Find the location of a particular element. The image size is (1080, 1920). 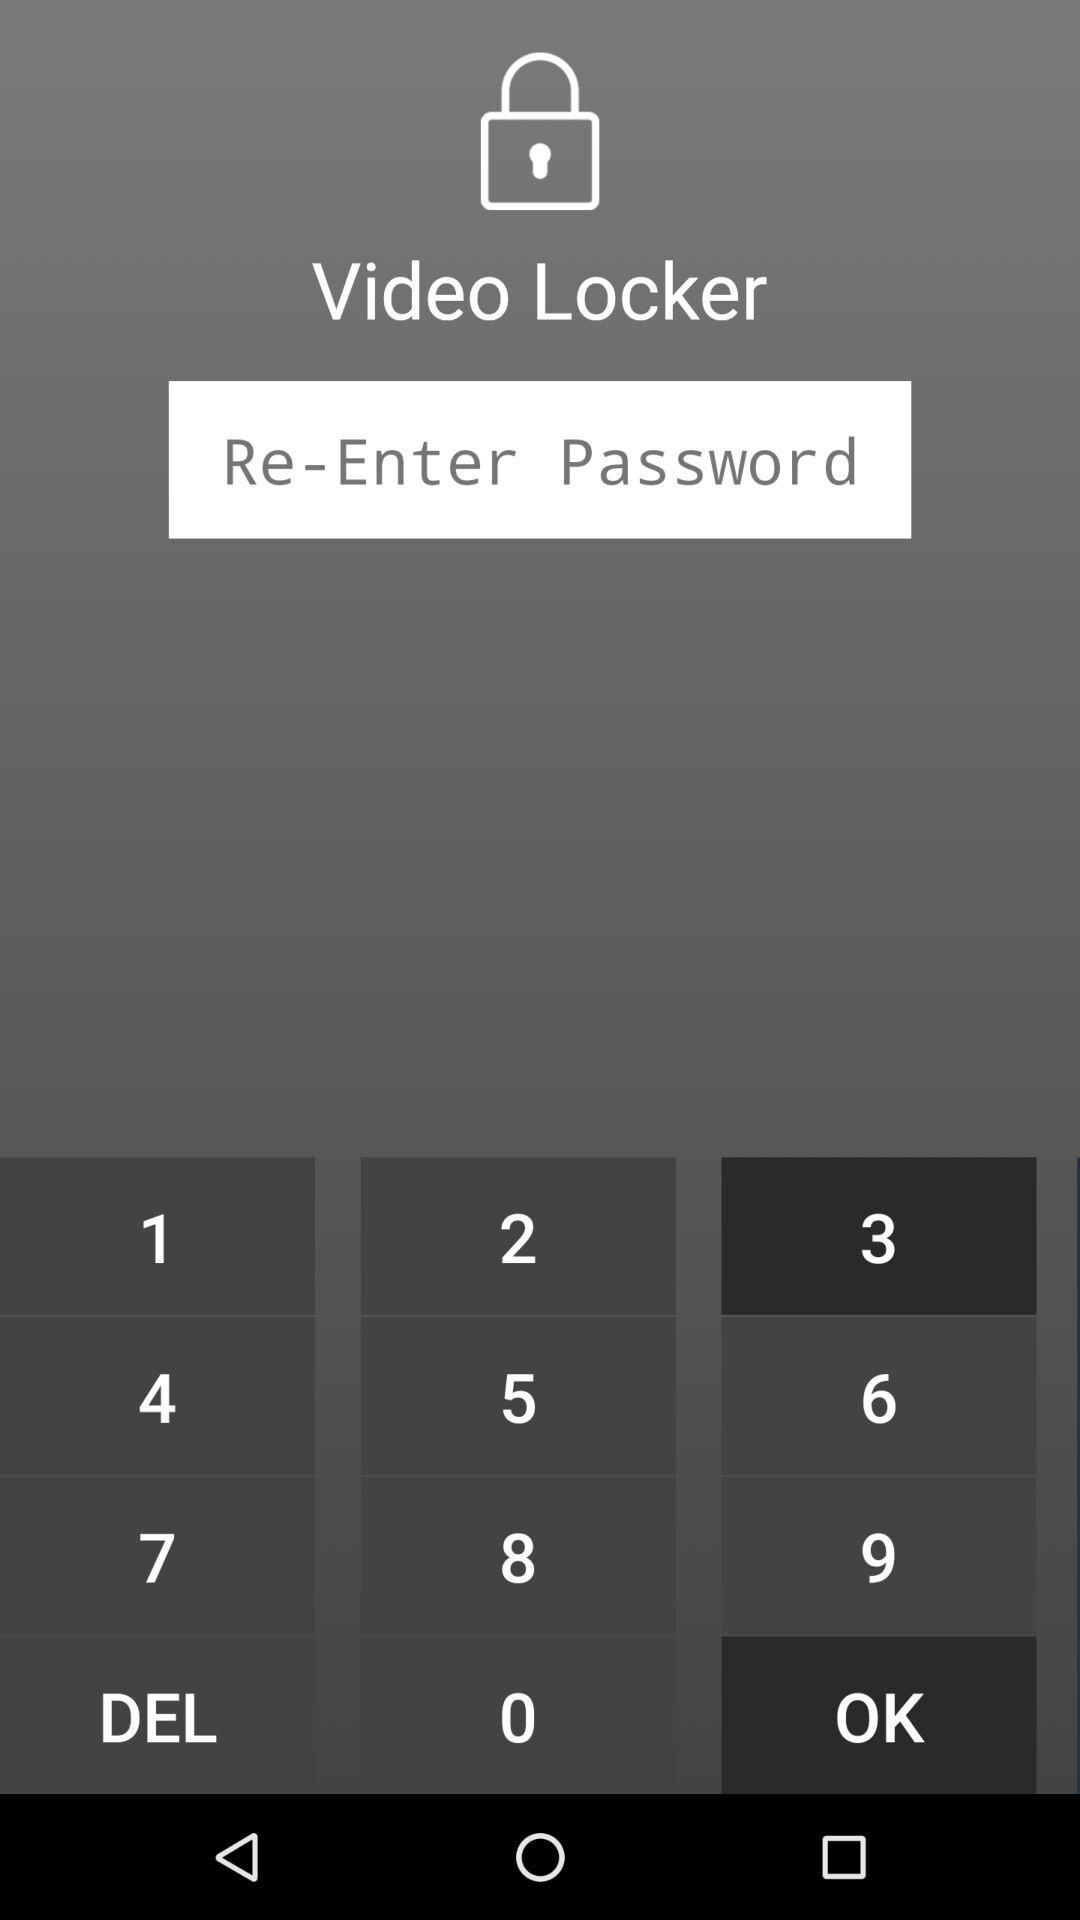

0 is located at coordinates (517, 1714).